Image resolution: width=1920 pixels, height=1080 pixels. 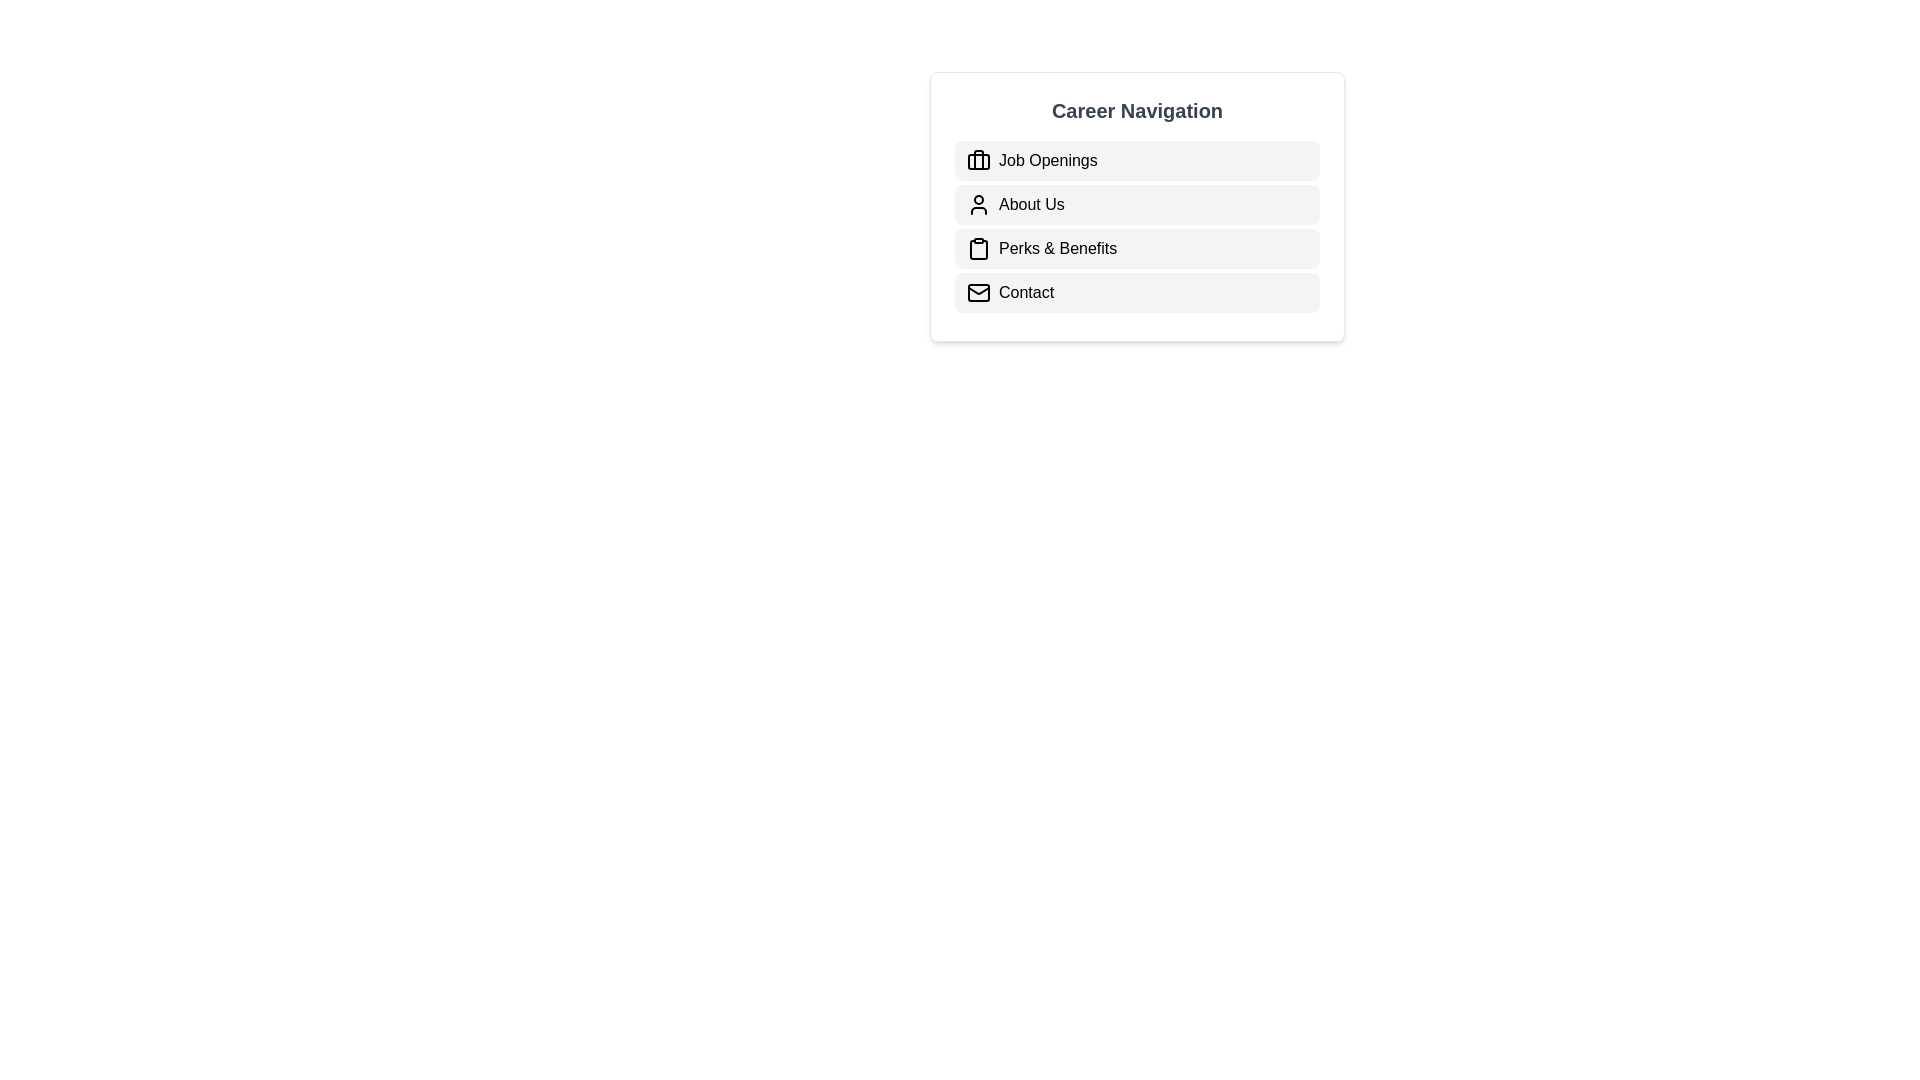 I want to click on the navigation menu item in the 'Career Navigation' section, so click(x=1137, y=226).